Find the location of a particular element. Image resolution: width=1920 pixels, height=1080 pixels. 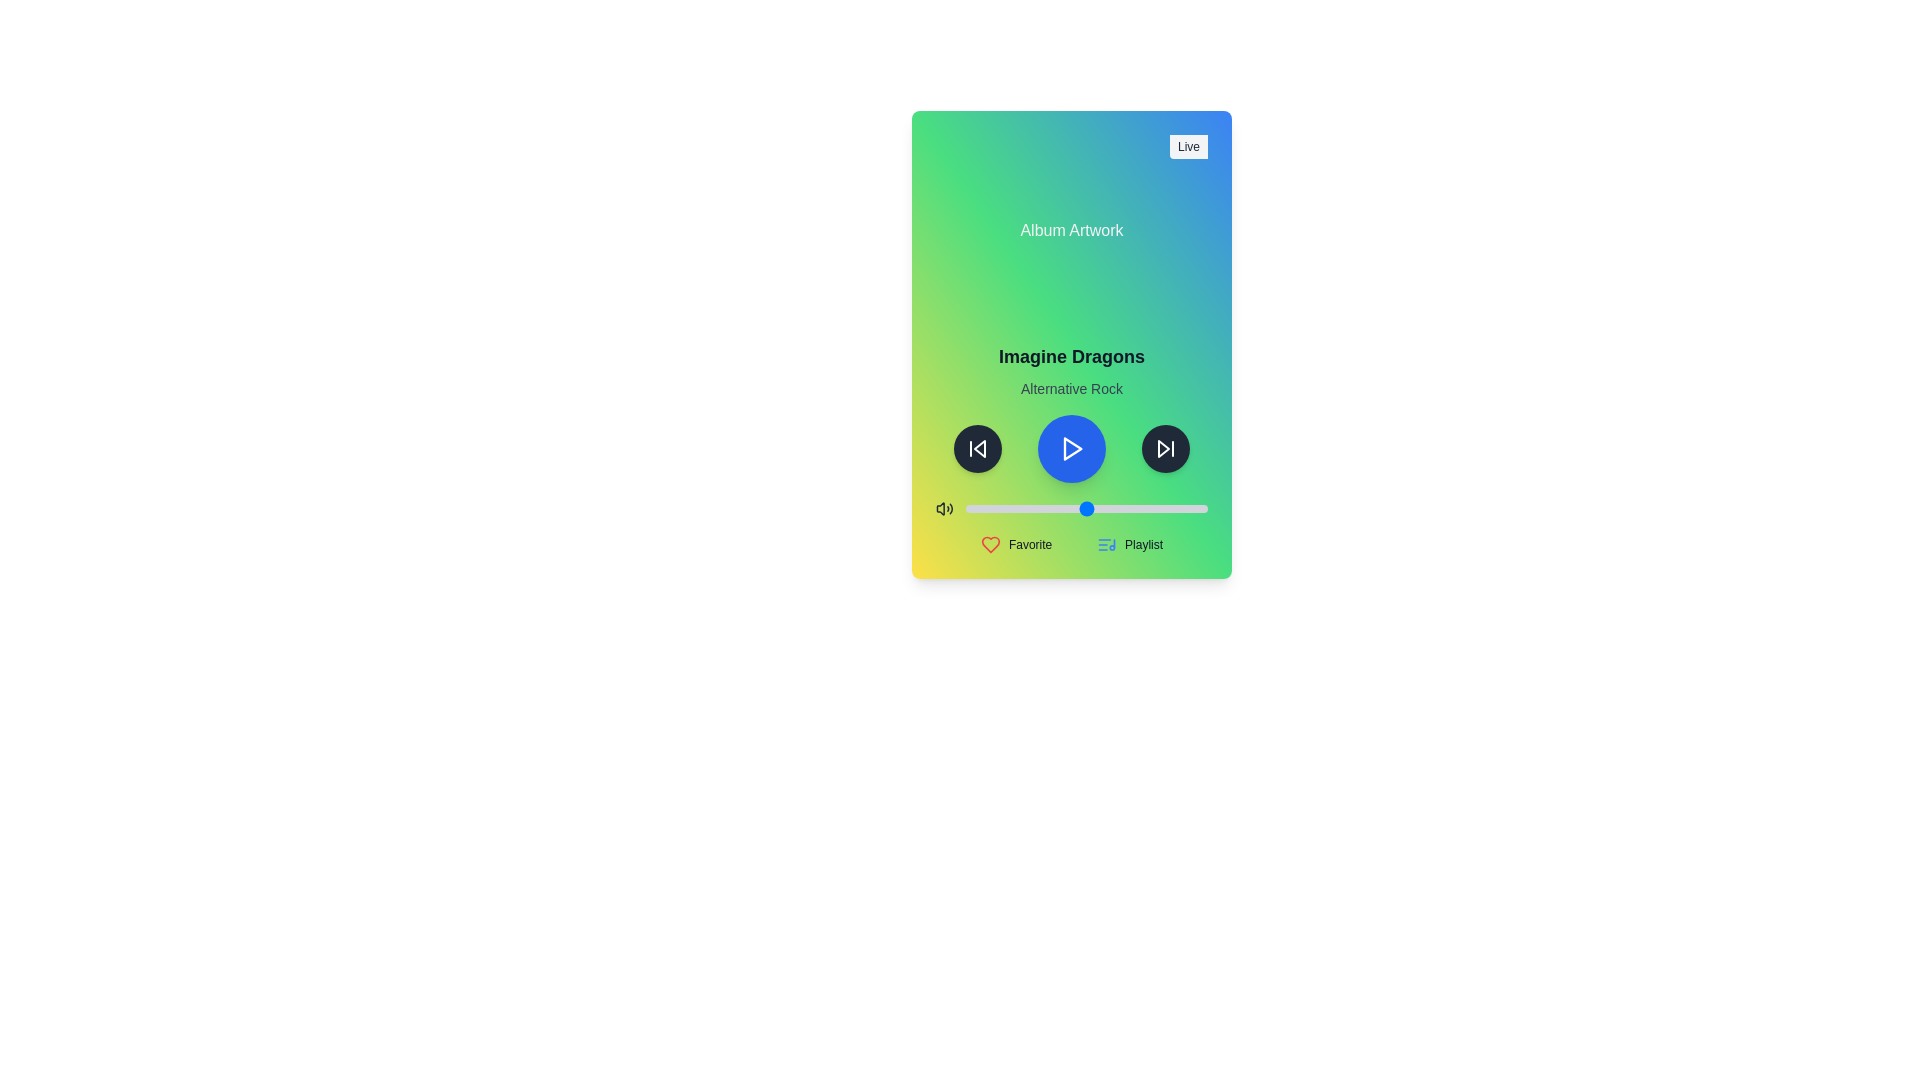

the 'Imagine Dragons' text label, which is centrally located within a card interface under the 'Album Artwork' label and above 'Alternative Rock' is located at coordinates (1070, 356).